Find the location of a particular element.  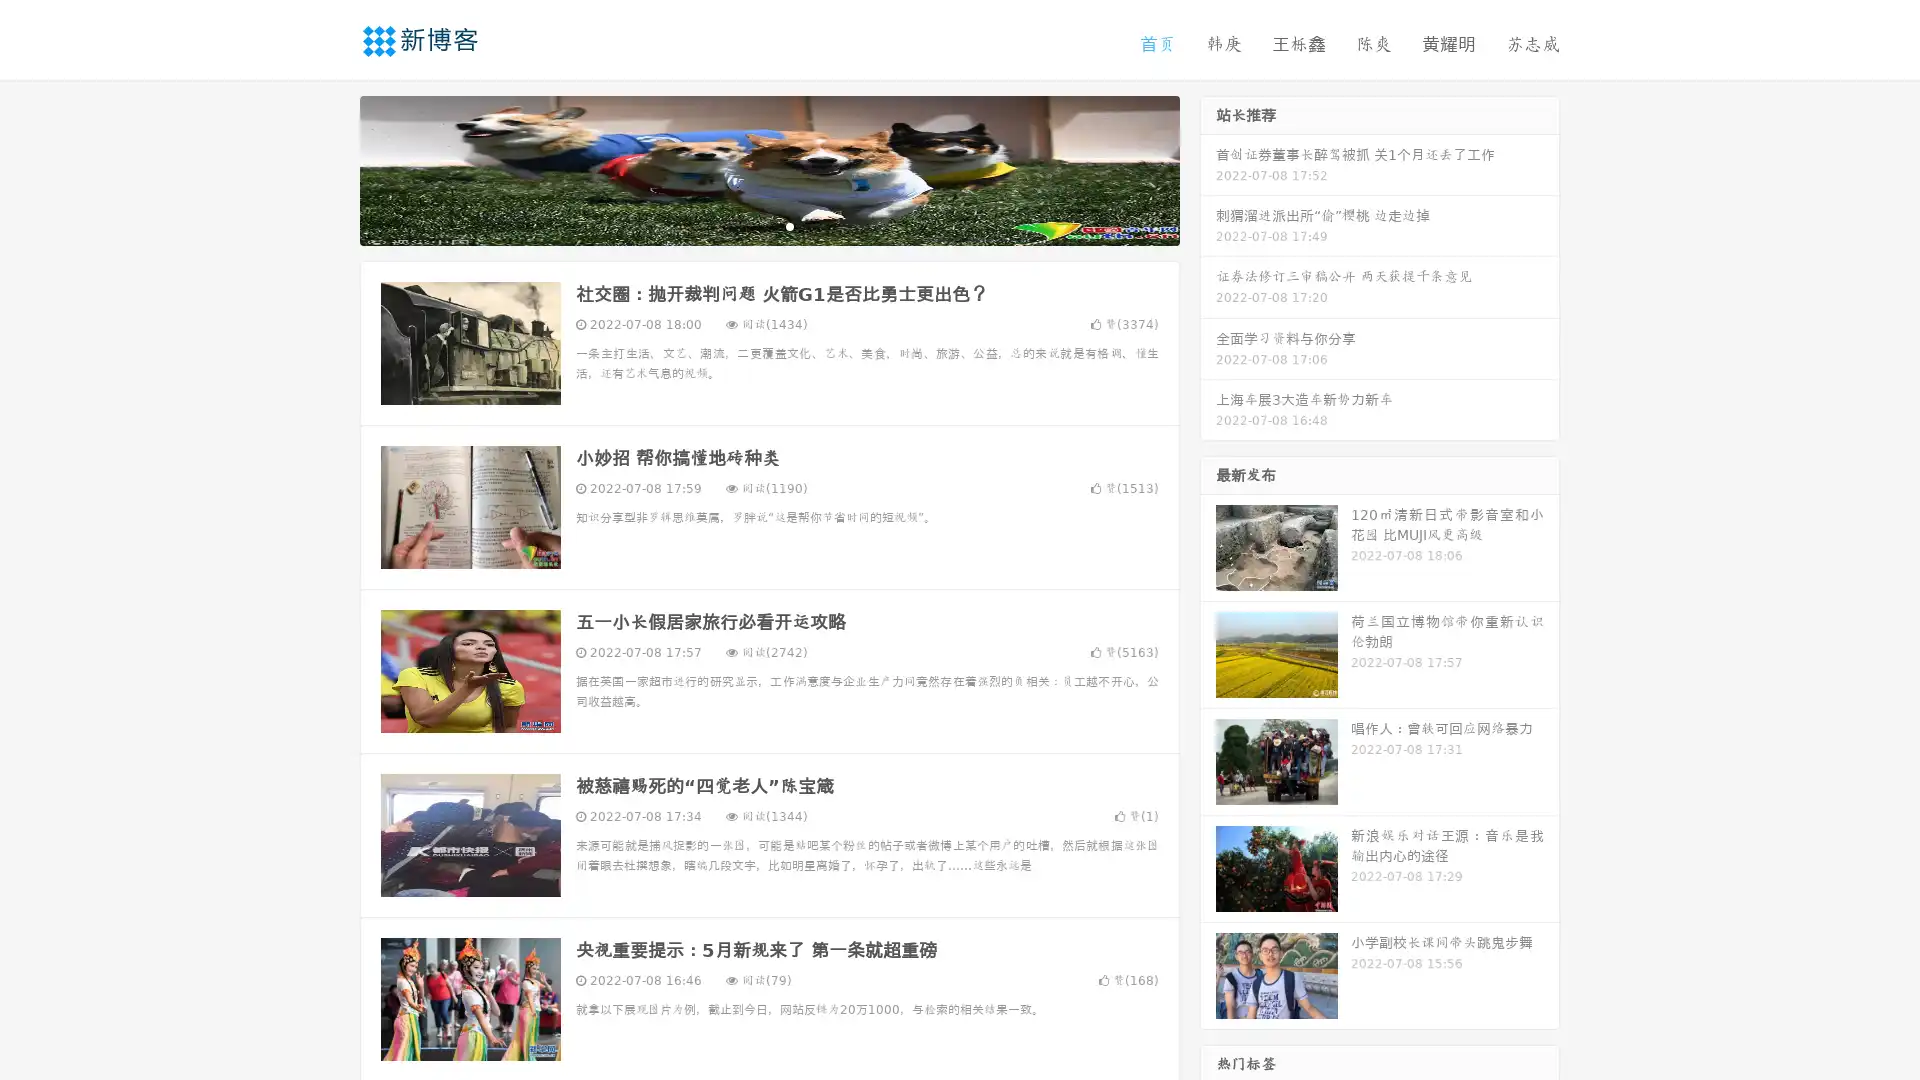

Go to slide 3 is located at coordinates (789, 225).